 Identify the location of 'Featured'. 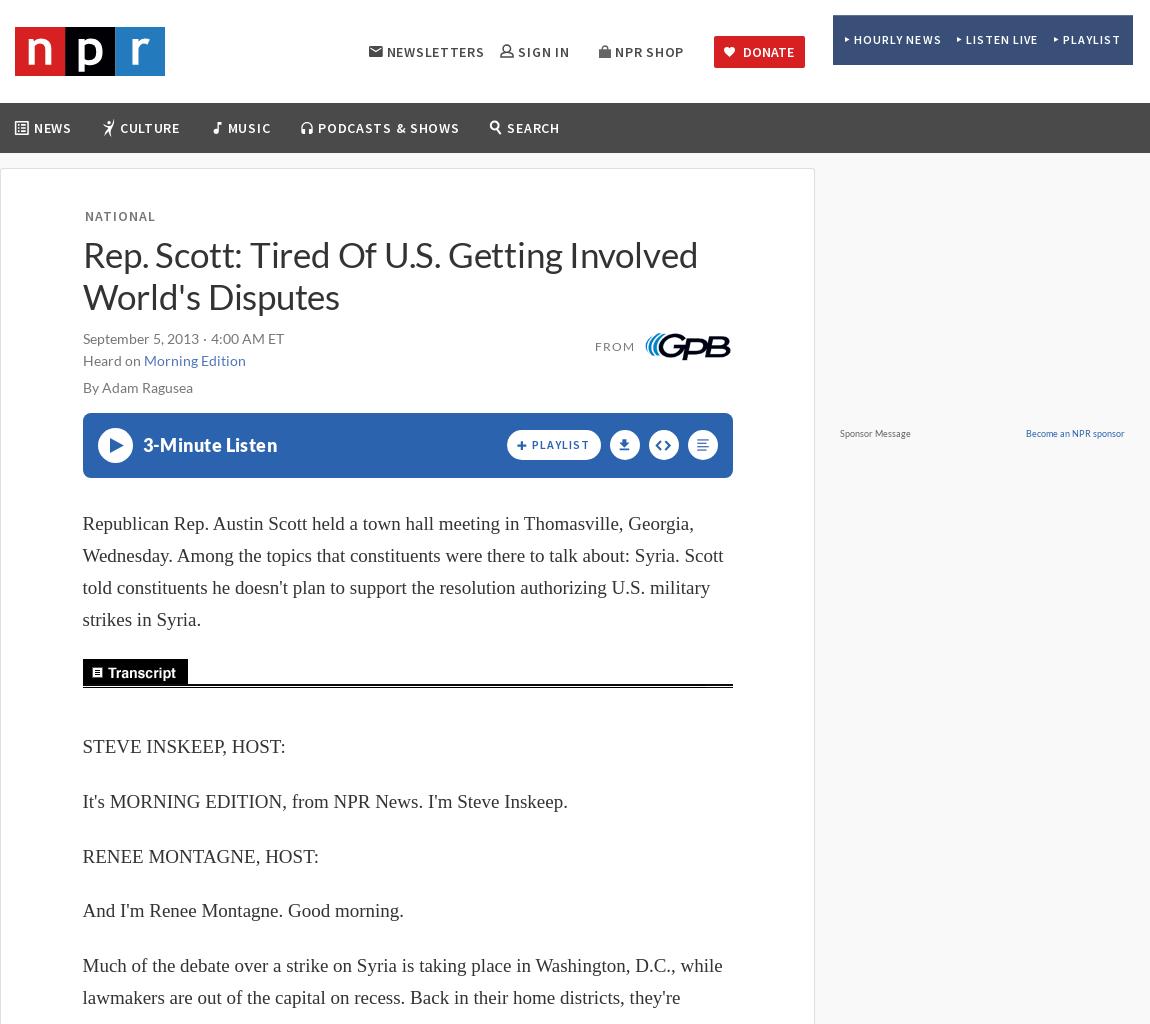
(583, 180).